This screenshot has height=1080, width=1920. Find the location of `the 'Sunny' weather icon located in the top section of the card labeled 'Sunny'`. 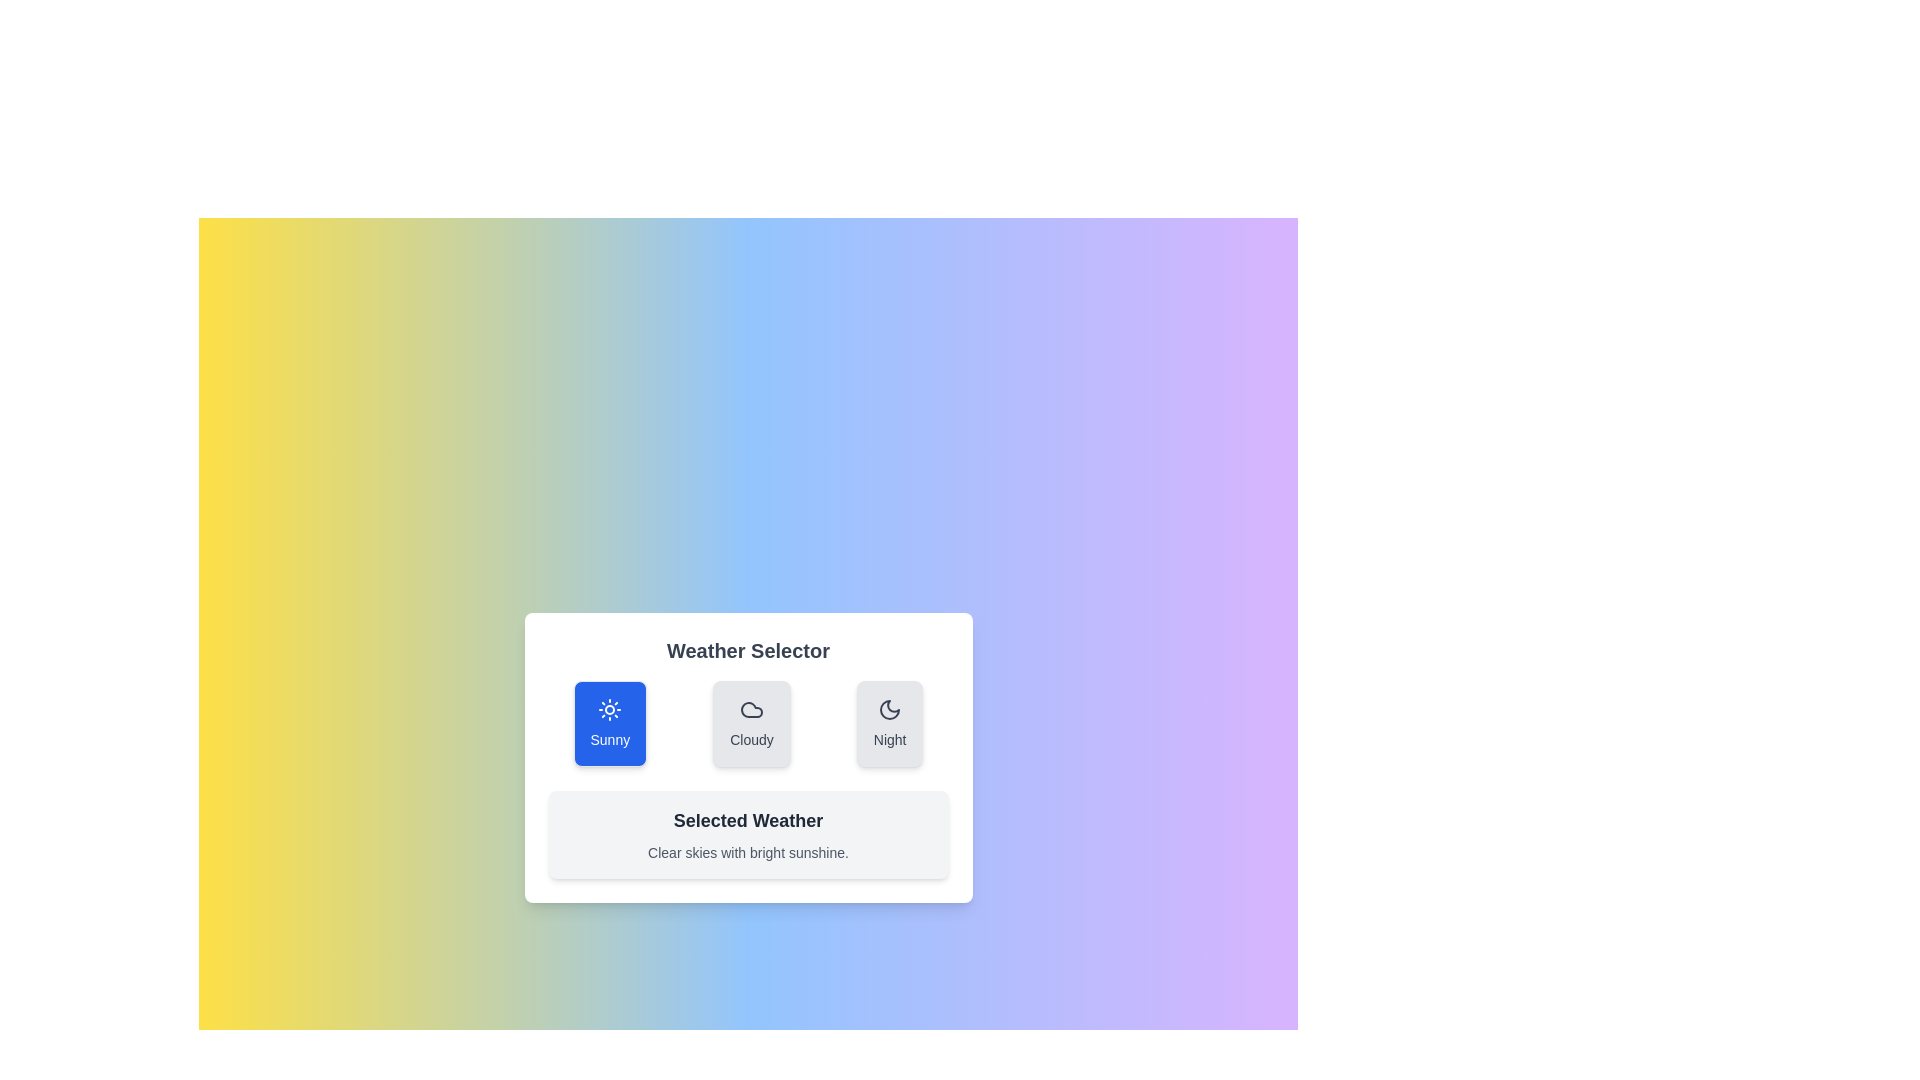

the 'Sunny' weather icon located in the top section of the card labeled 'Sunny' is located at coordinates (609, 708).